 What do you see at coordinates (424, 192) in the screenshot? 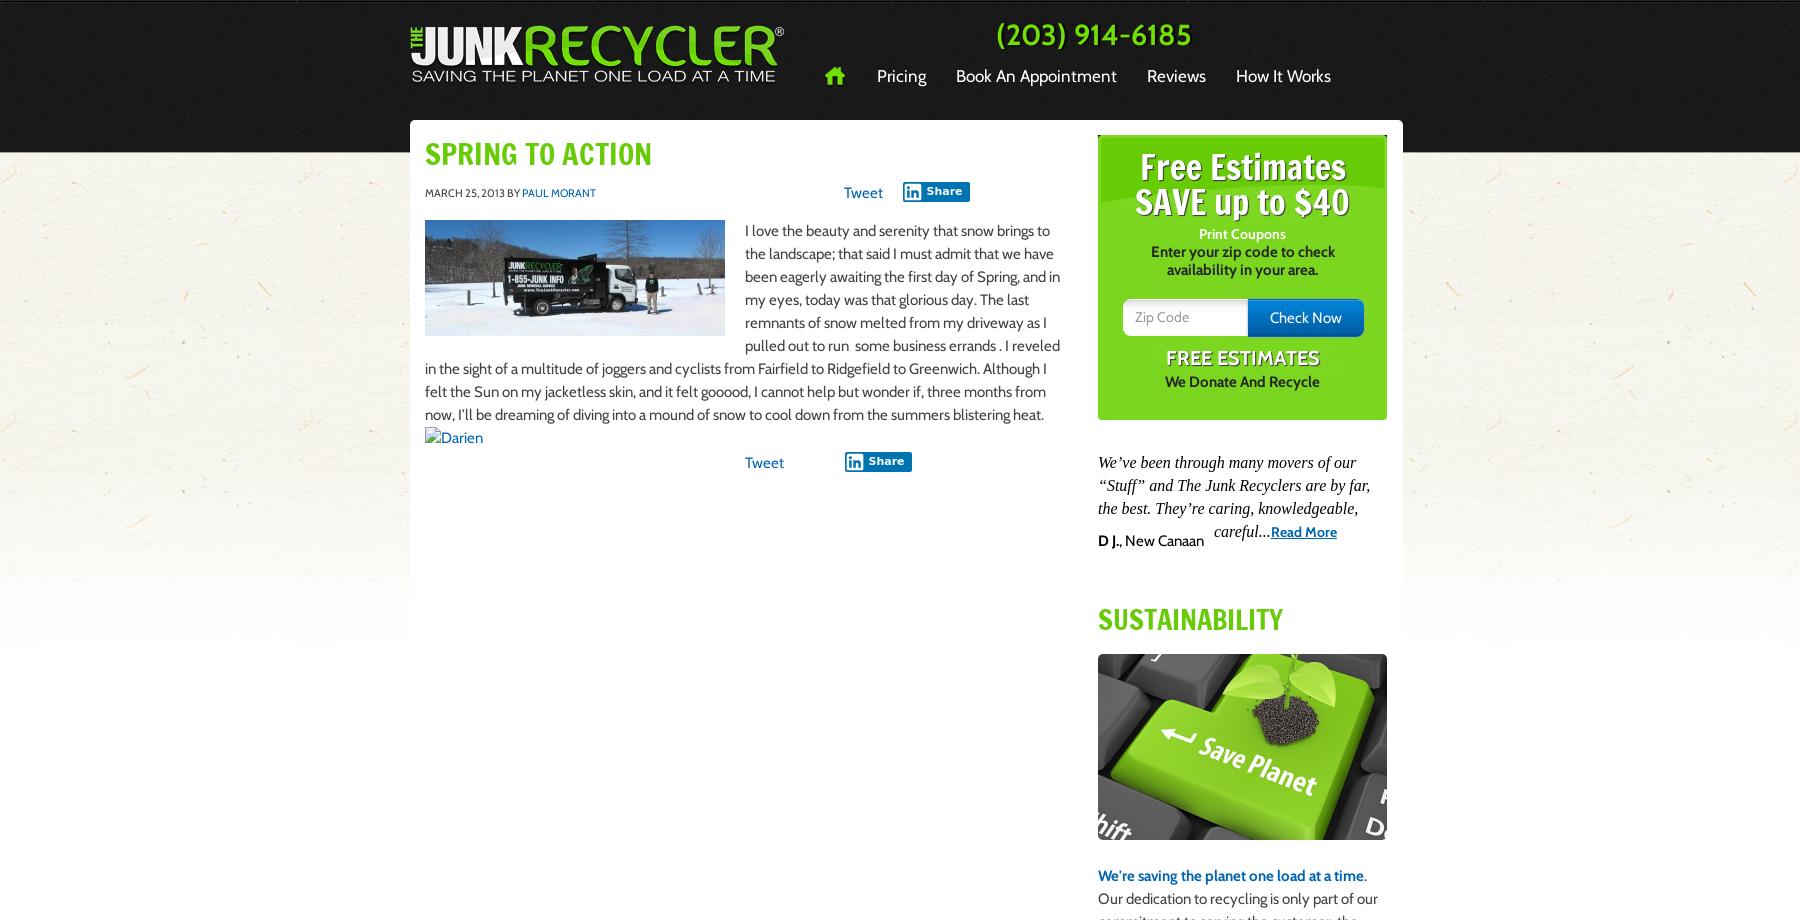
I see `'March 25, 2013'` at bounding box center [424, 192].